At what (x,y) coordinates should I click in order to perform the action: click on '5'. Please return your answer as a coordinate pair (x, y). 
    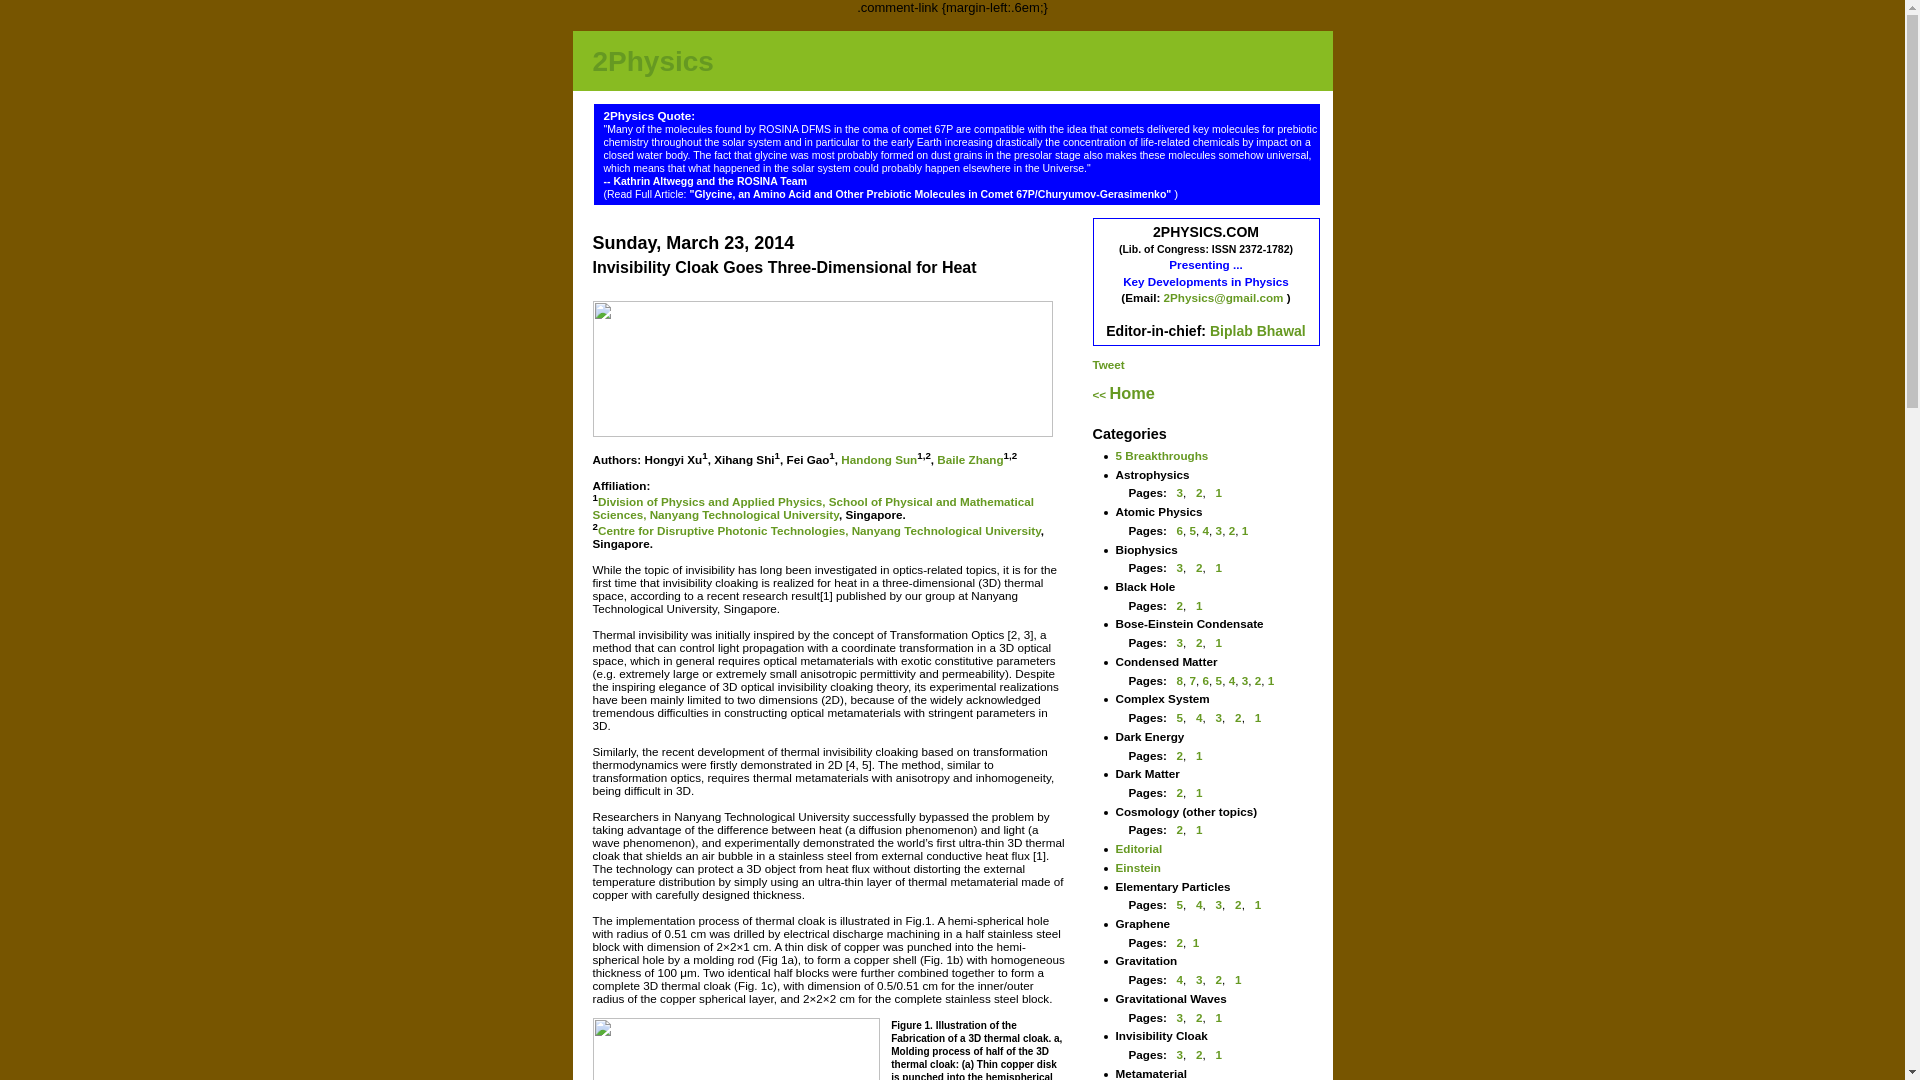
    Looking at the image, I should click on (1190, 529).